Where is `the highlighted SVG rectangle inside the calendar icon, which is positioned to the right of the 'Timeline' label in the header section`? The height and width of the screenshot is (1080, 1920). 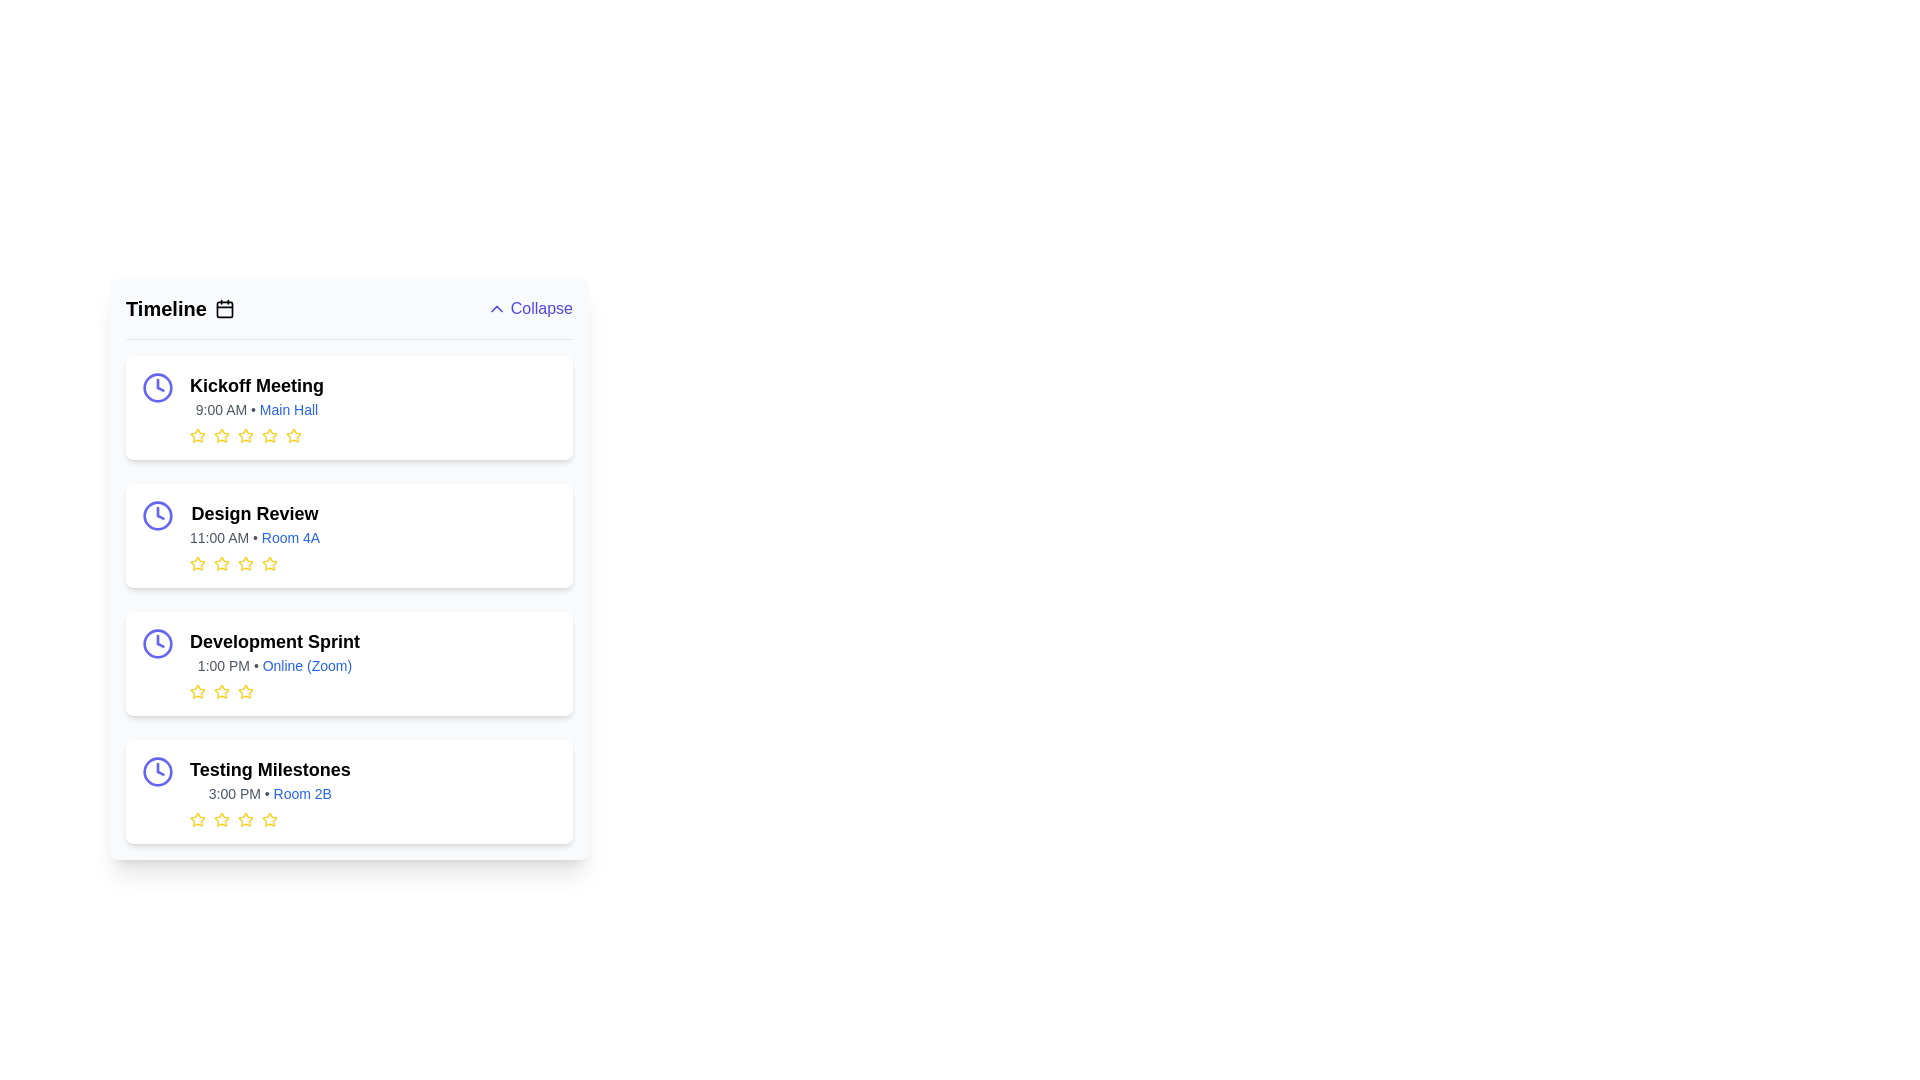 the highlighted SVG rectangle inside the calendar icon, which is positioned to the right of the 'Timeline' label in the header section is located at coordinates (224, 309).